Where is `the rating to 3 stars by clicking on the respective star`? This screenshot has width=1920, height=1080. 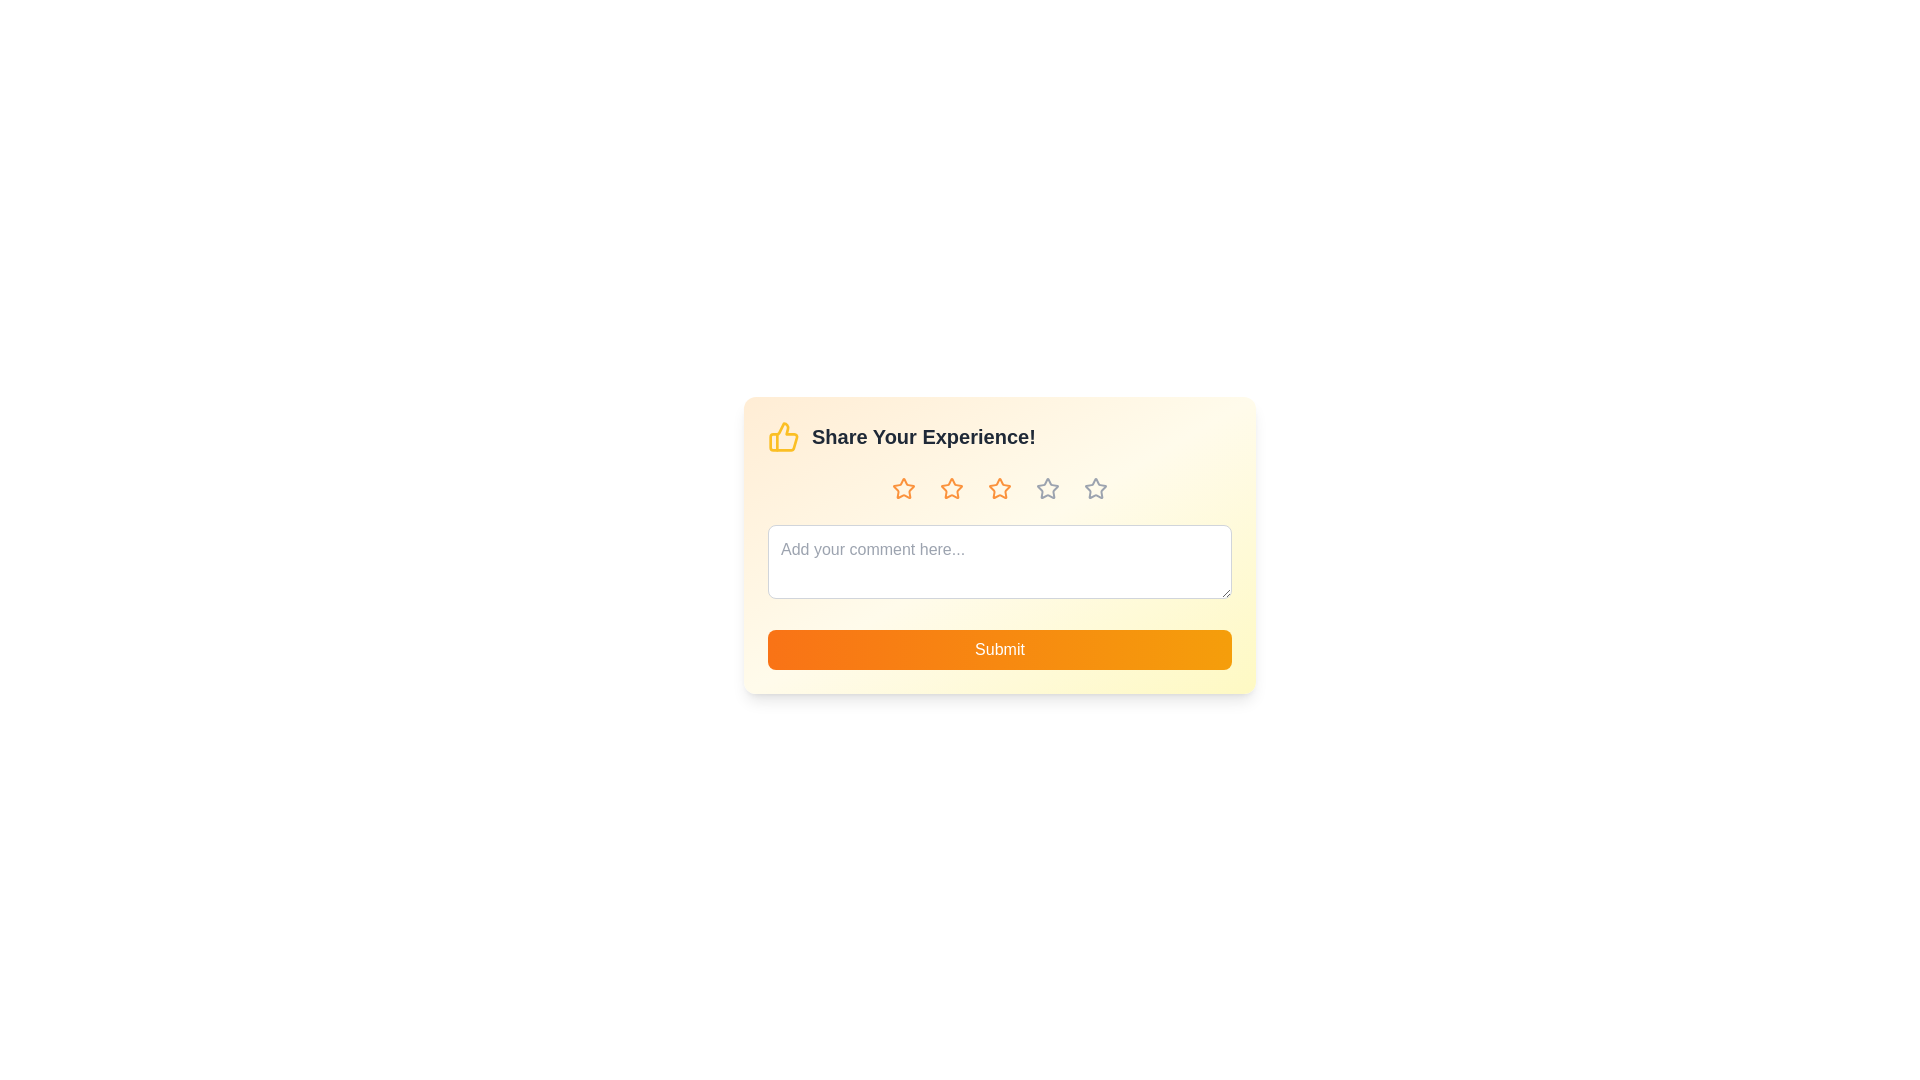 the rating to 3 stars by clicking on the respective star is located at coordinates (999, 489).